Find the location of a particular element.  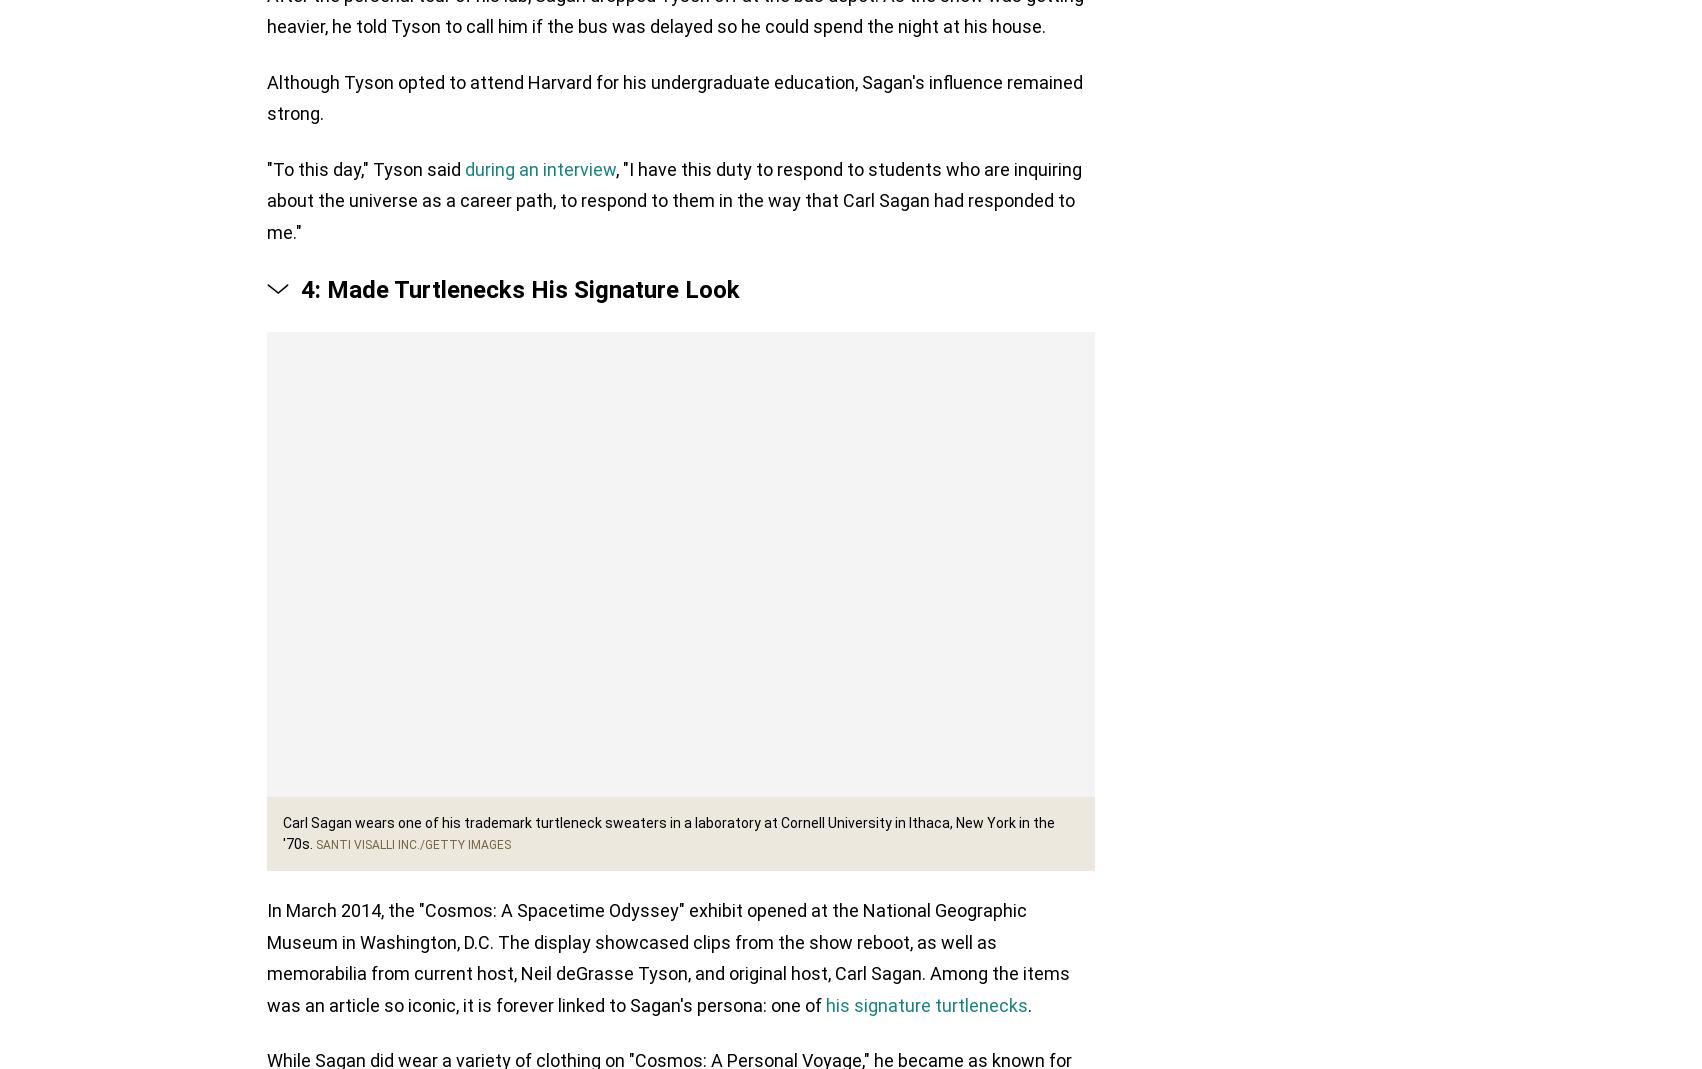

'Although Tyson opted to attend Harvard for his undergraduate education, Sagan's influence remained strong.' is located at coordinates (675, 98).